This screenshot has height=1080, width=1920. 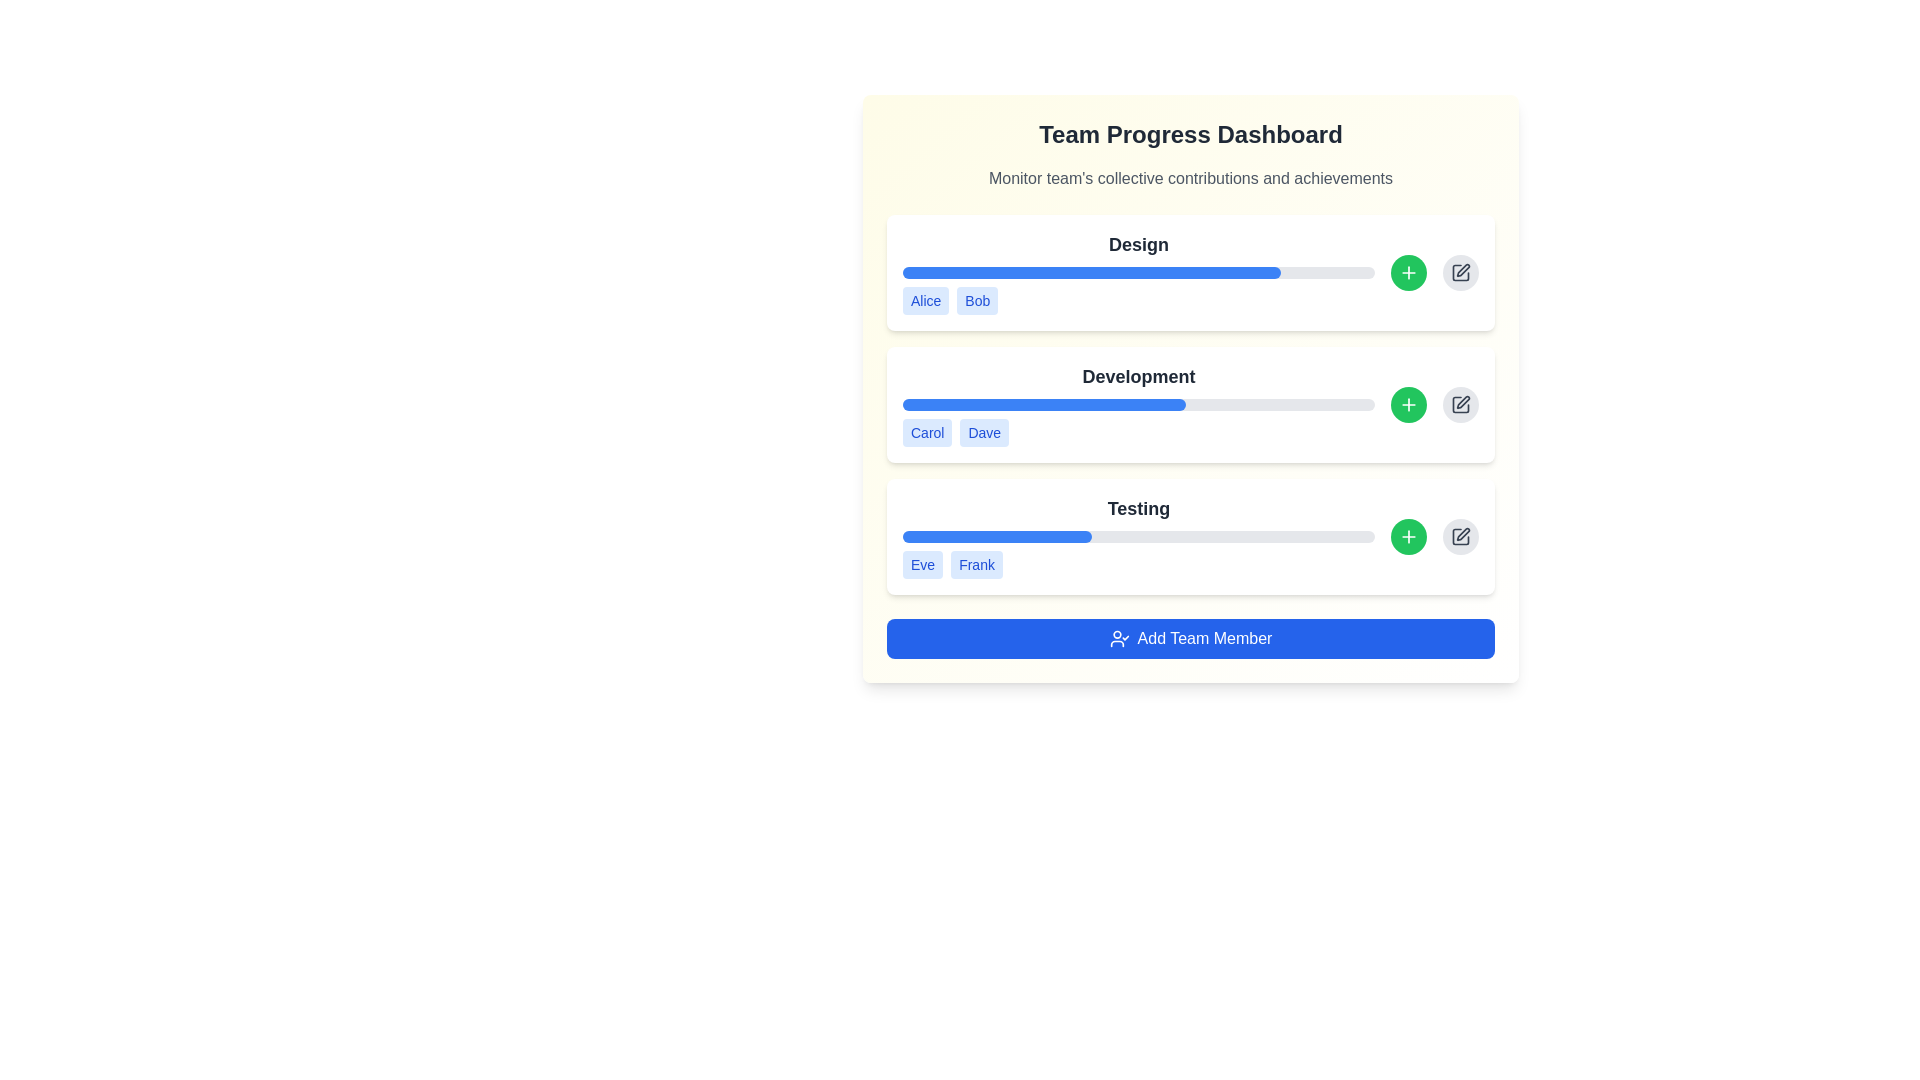 What do you see at coordinates (1460, 535) in the screenshot?
I see `the circular light gray button with a dark gray pencil icon` at bounding box center [1460, 535].